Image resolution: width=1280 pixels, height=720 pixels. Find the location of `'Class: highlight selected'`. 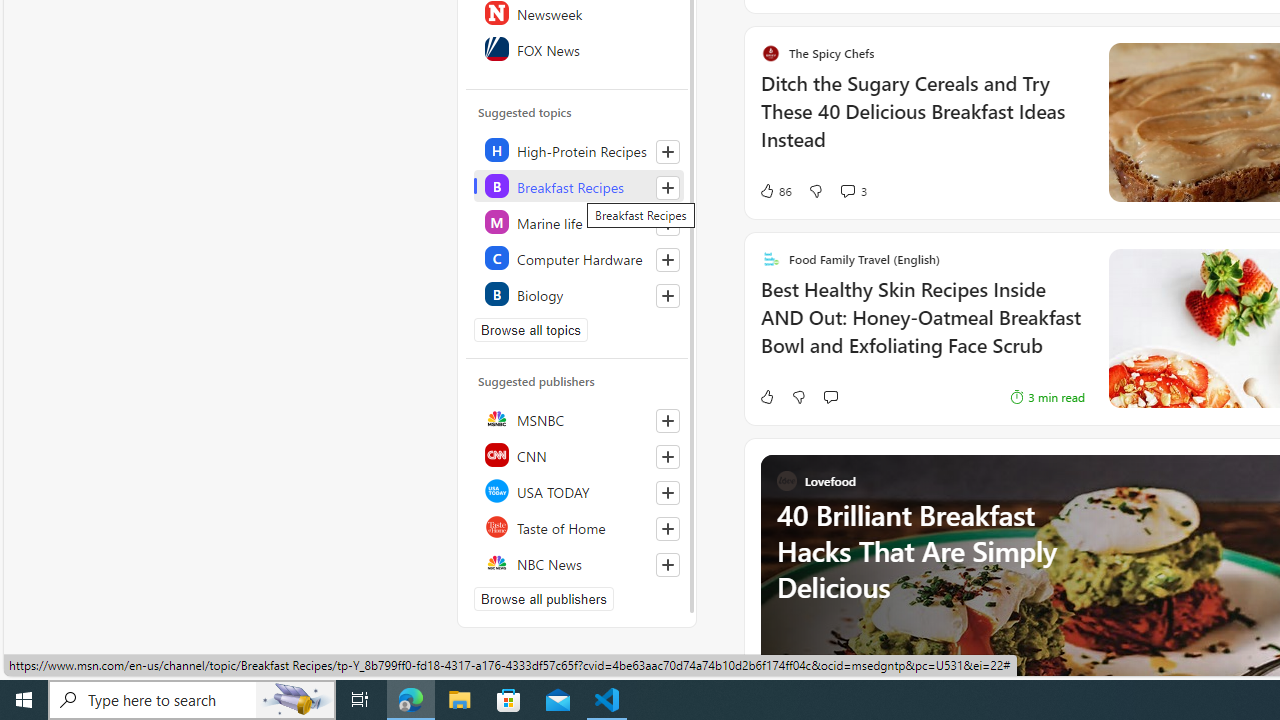

'Class: highlight selected' is located at coordinates (577, 186).